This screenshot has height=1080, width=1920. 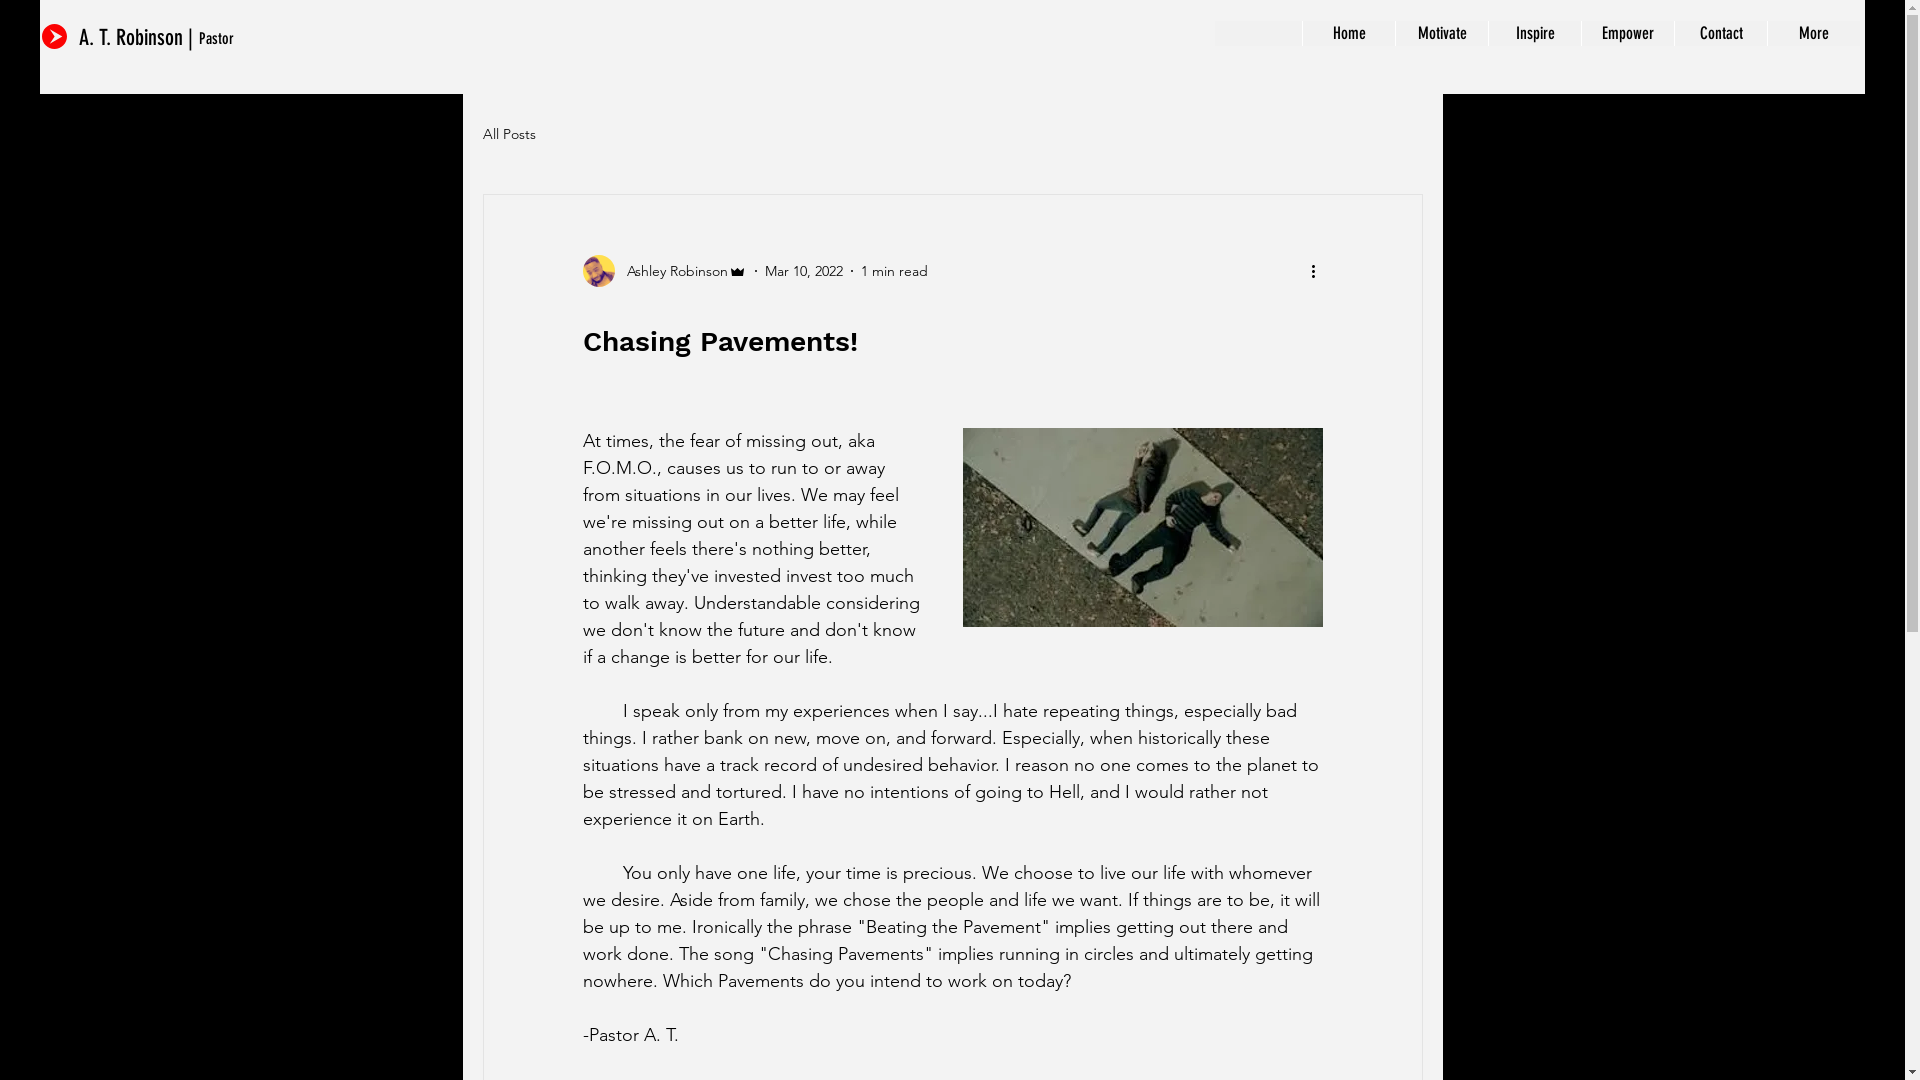 What do you see at coordinates (508, 134) in the screenshot?
I see `'All Posts'` at bounding box center [508, 134].